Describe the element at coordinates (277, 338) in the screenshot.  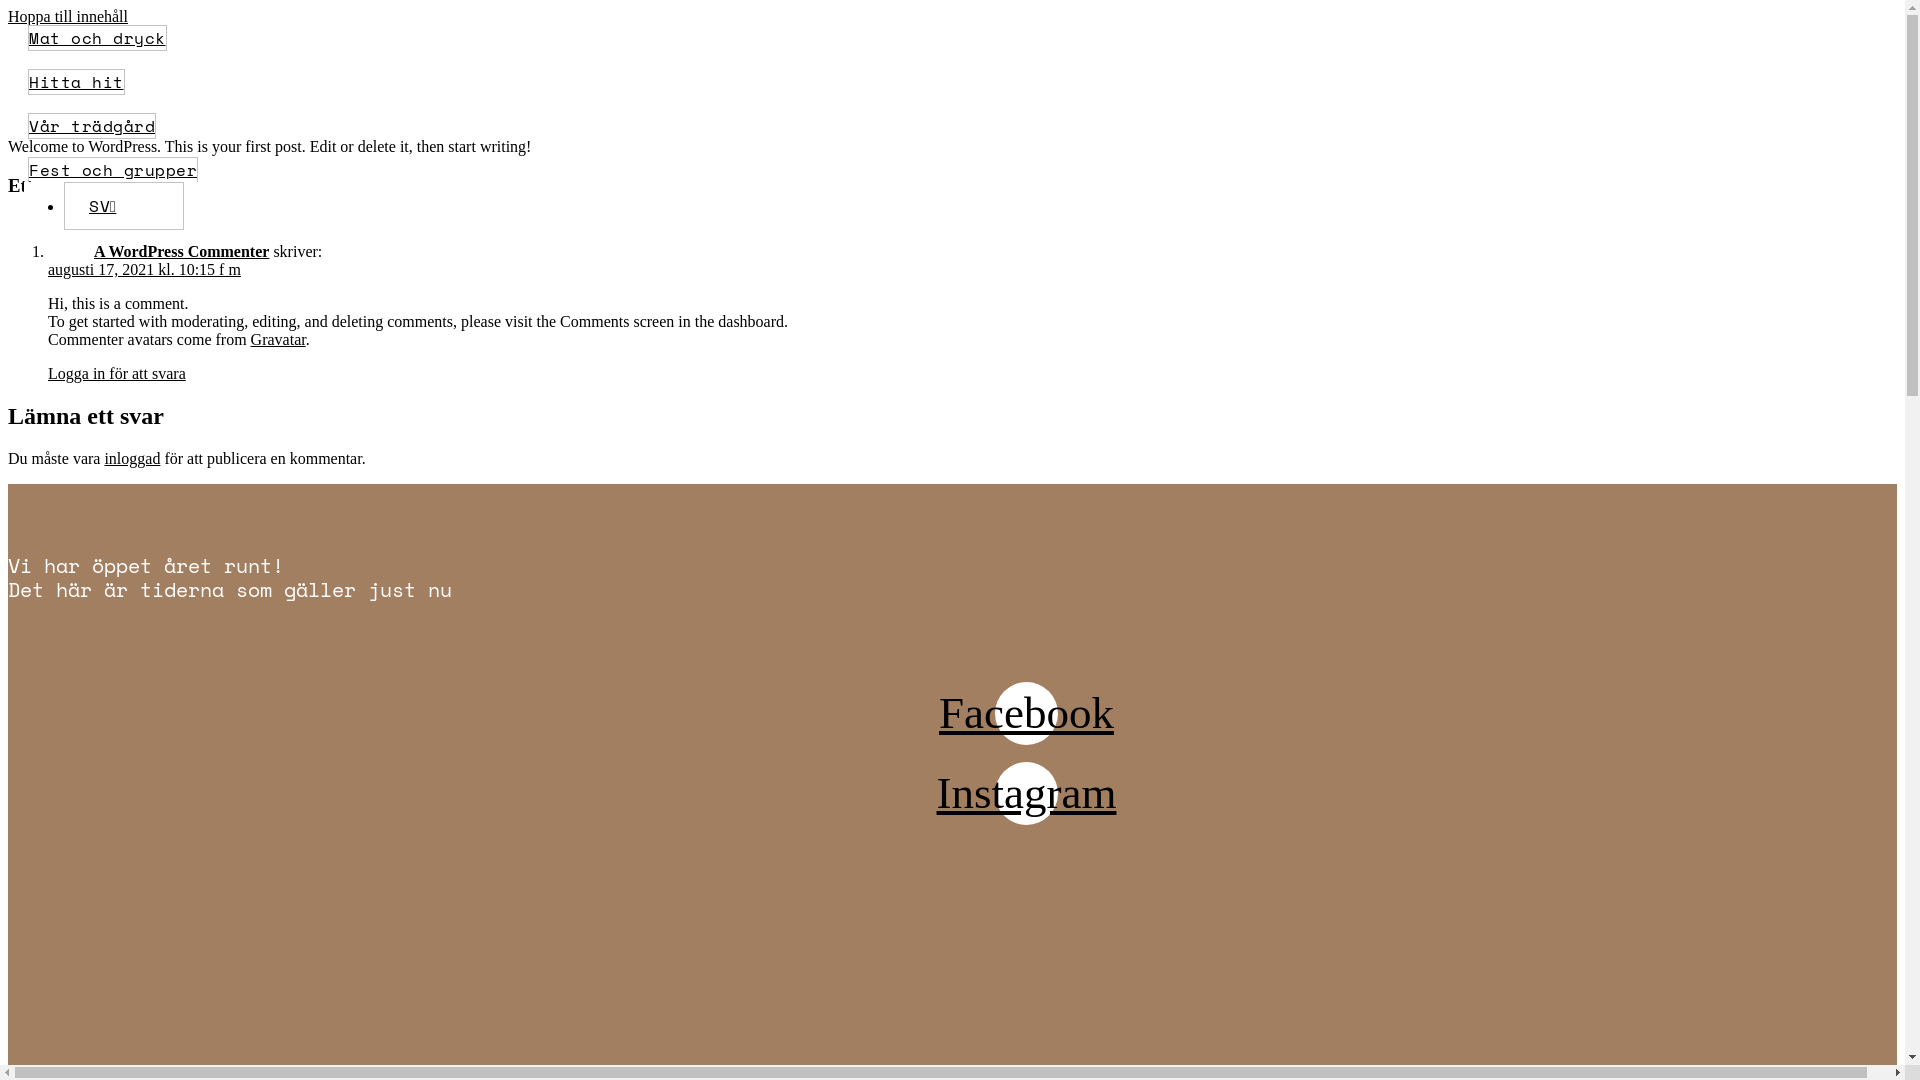
I see `'Gravatar'` at that location.